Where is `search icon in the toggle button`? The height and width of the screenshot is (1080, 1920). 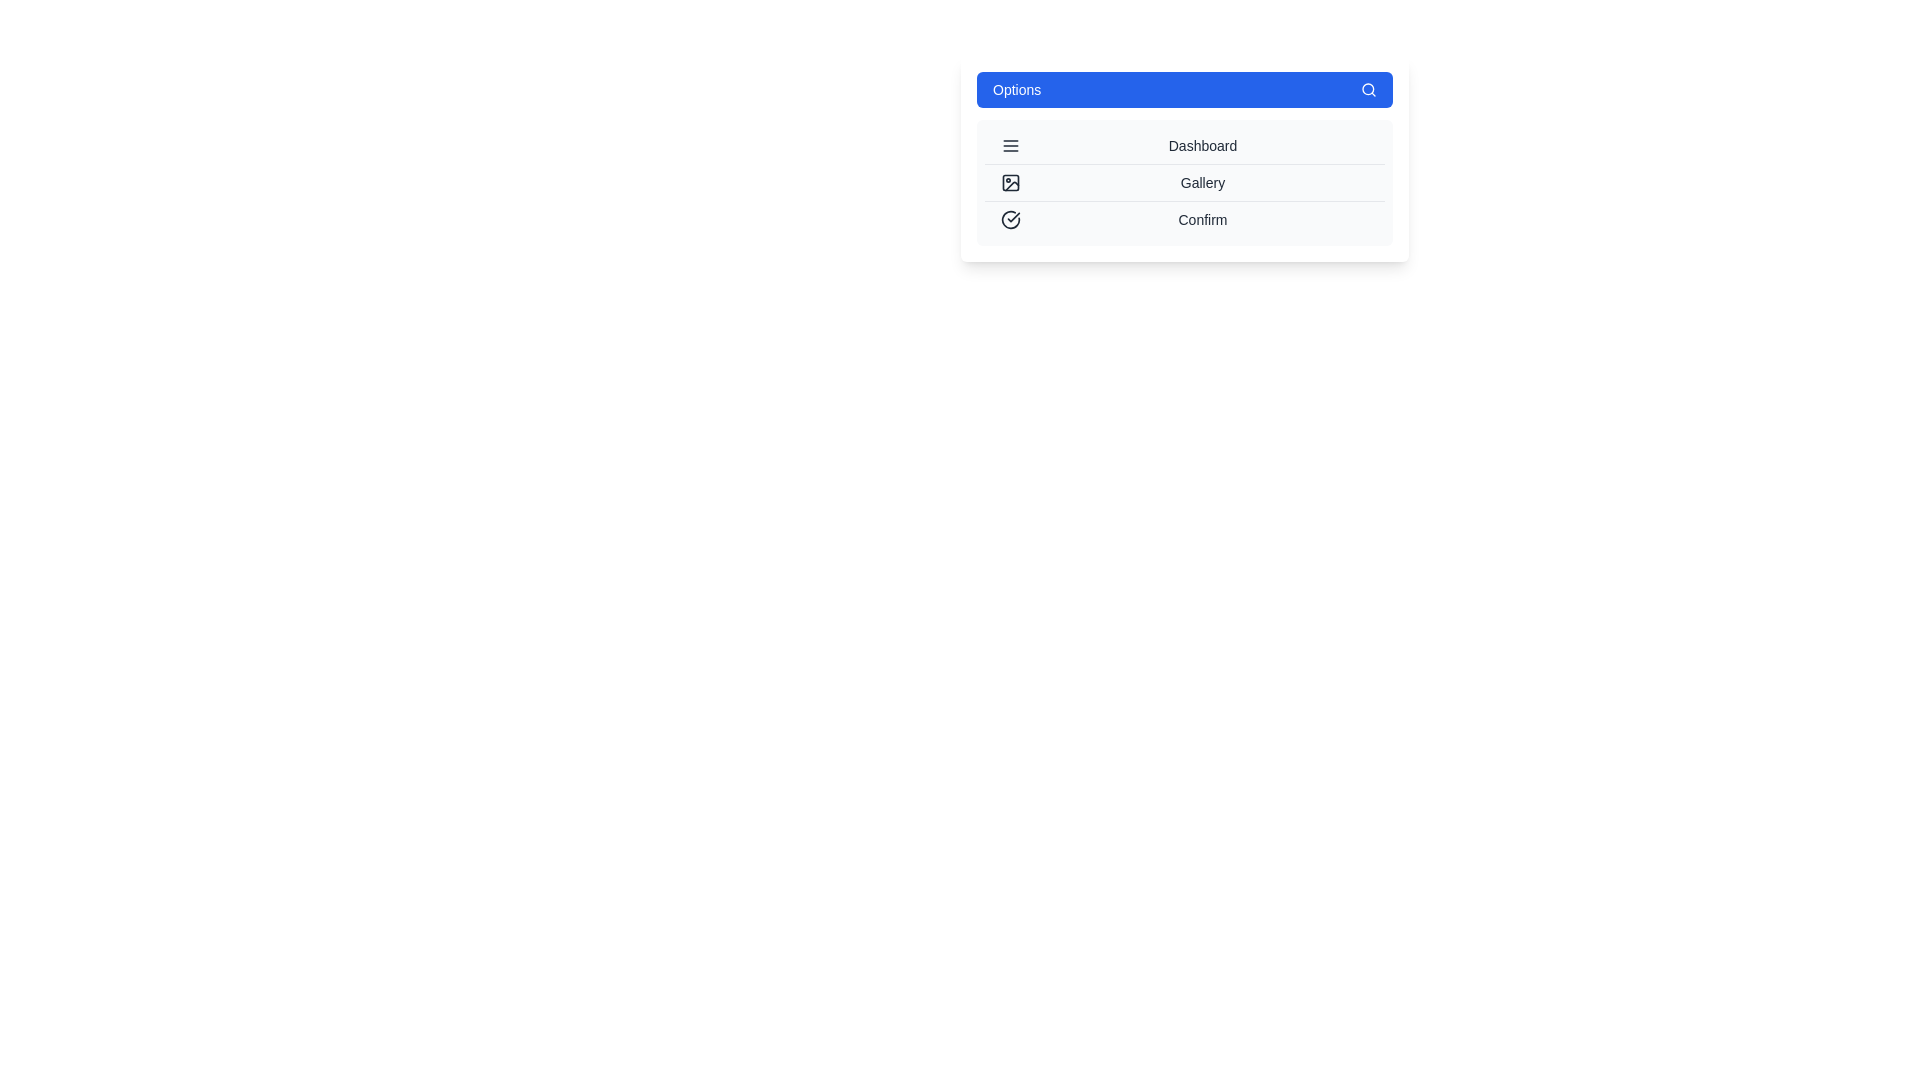
search icon in the toggle button is located at coordinates (1367, 88).